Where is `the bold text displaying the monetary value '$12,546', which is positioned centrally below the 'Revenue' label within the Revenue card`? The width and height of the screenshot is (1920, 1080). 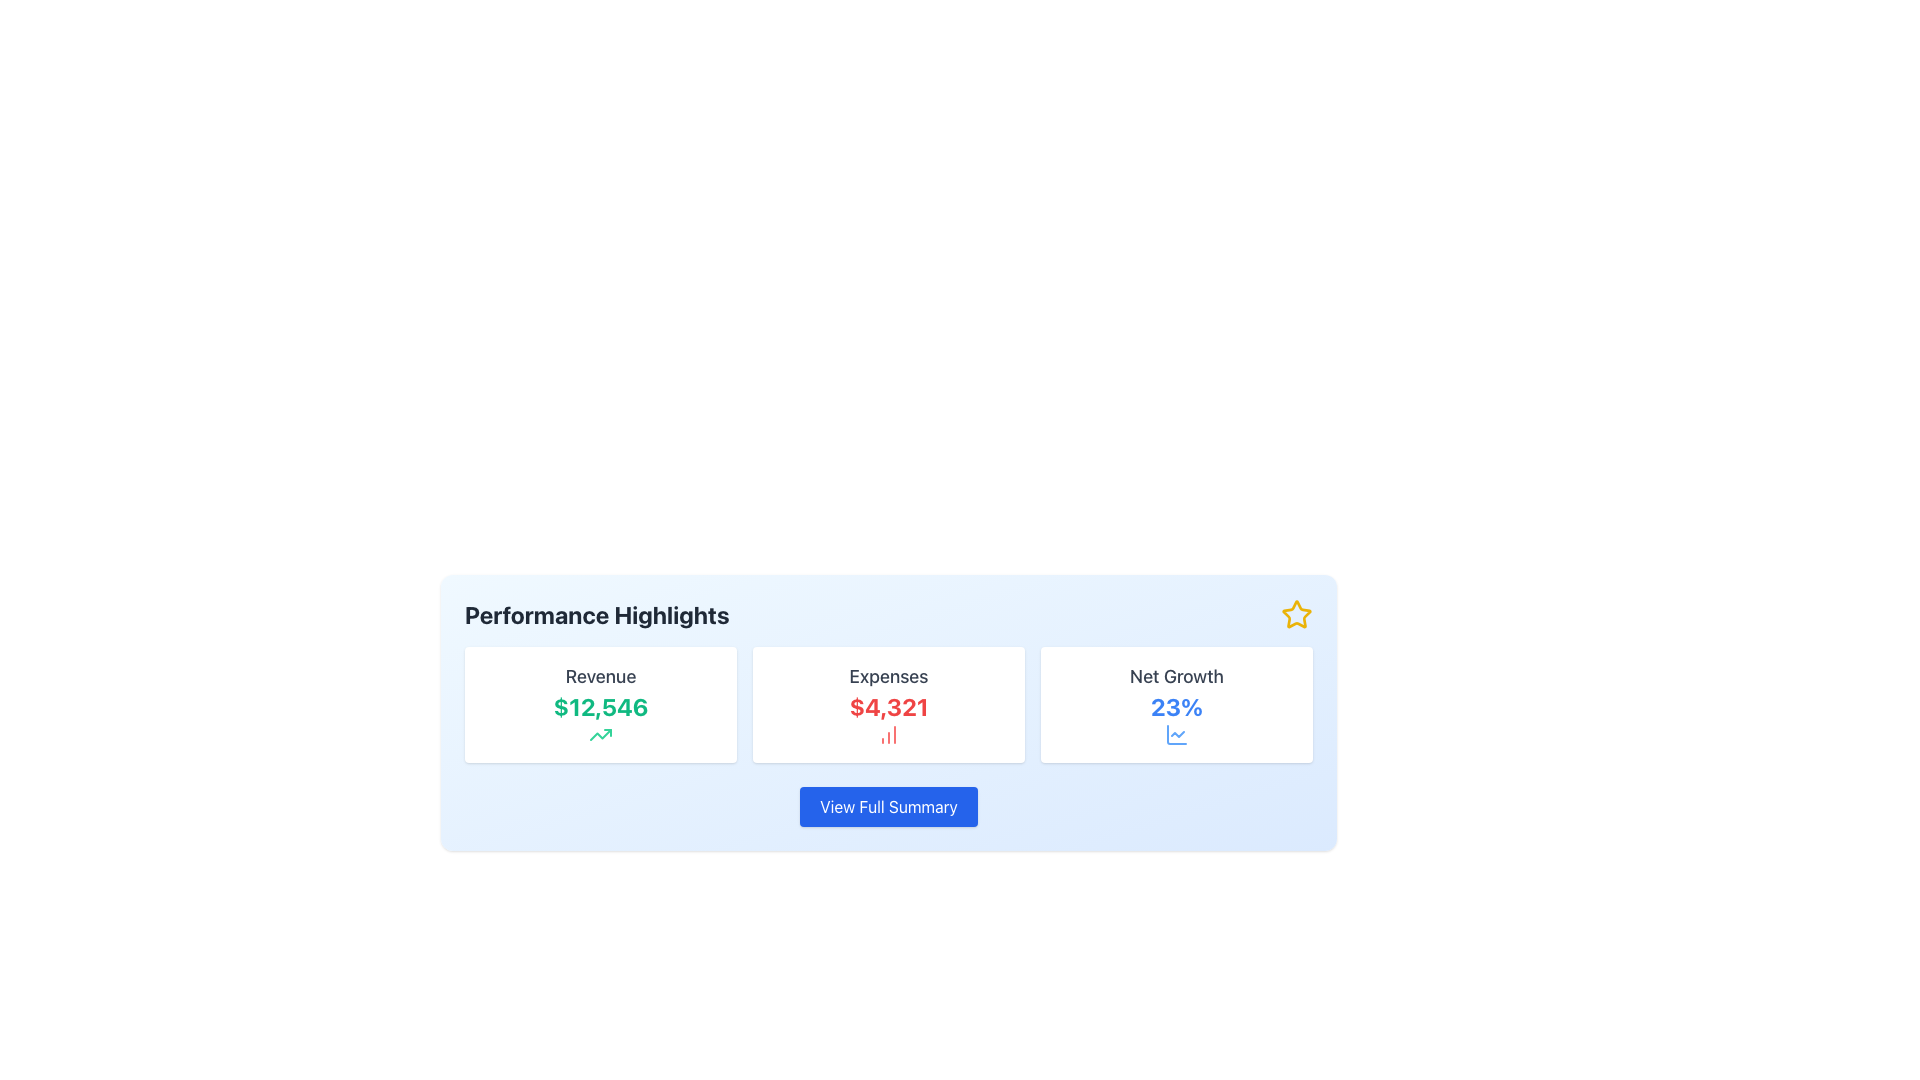 the bold text displaying the monetary value '$12,546', which is positioned centrally below the 'Revenue' label within the Revenue card is located at coordinates (599, 705).